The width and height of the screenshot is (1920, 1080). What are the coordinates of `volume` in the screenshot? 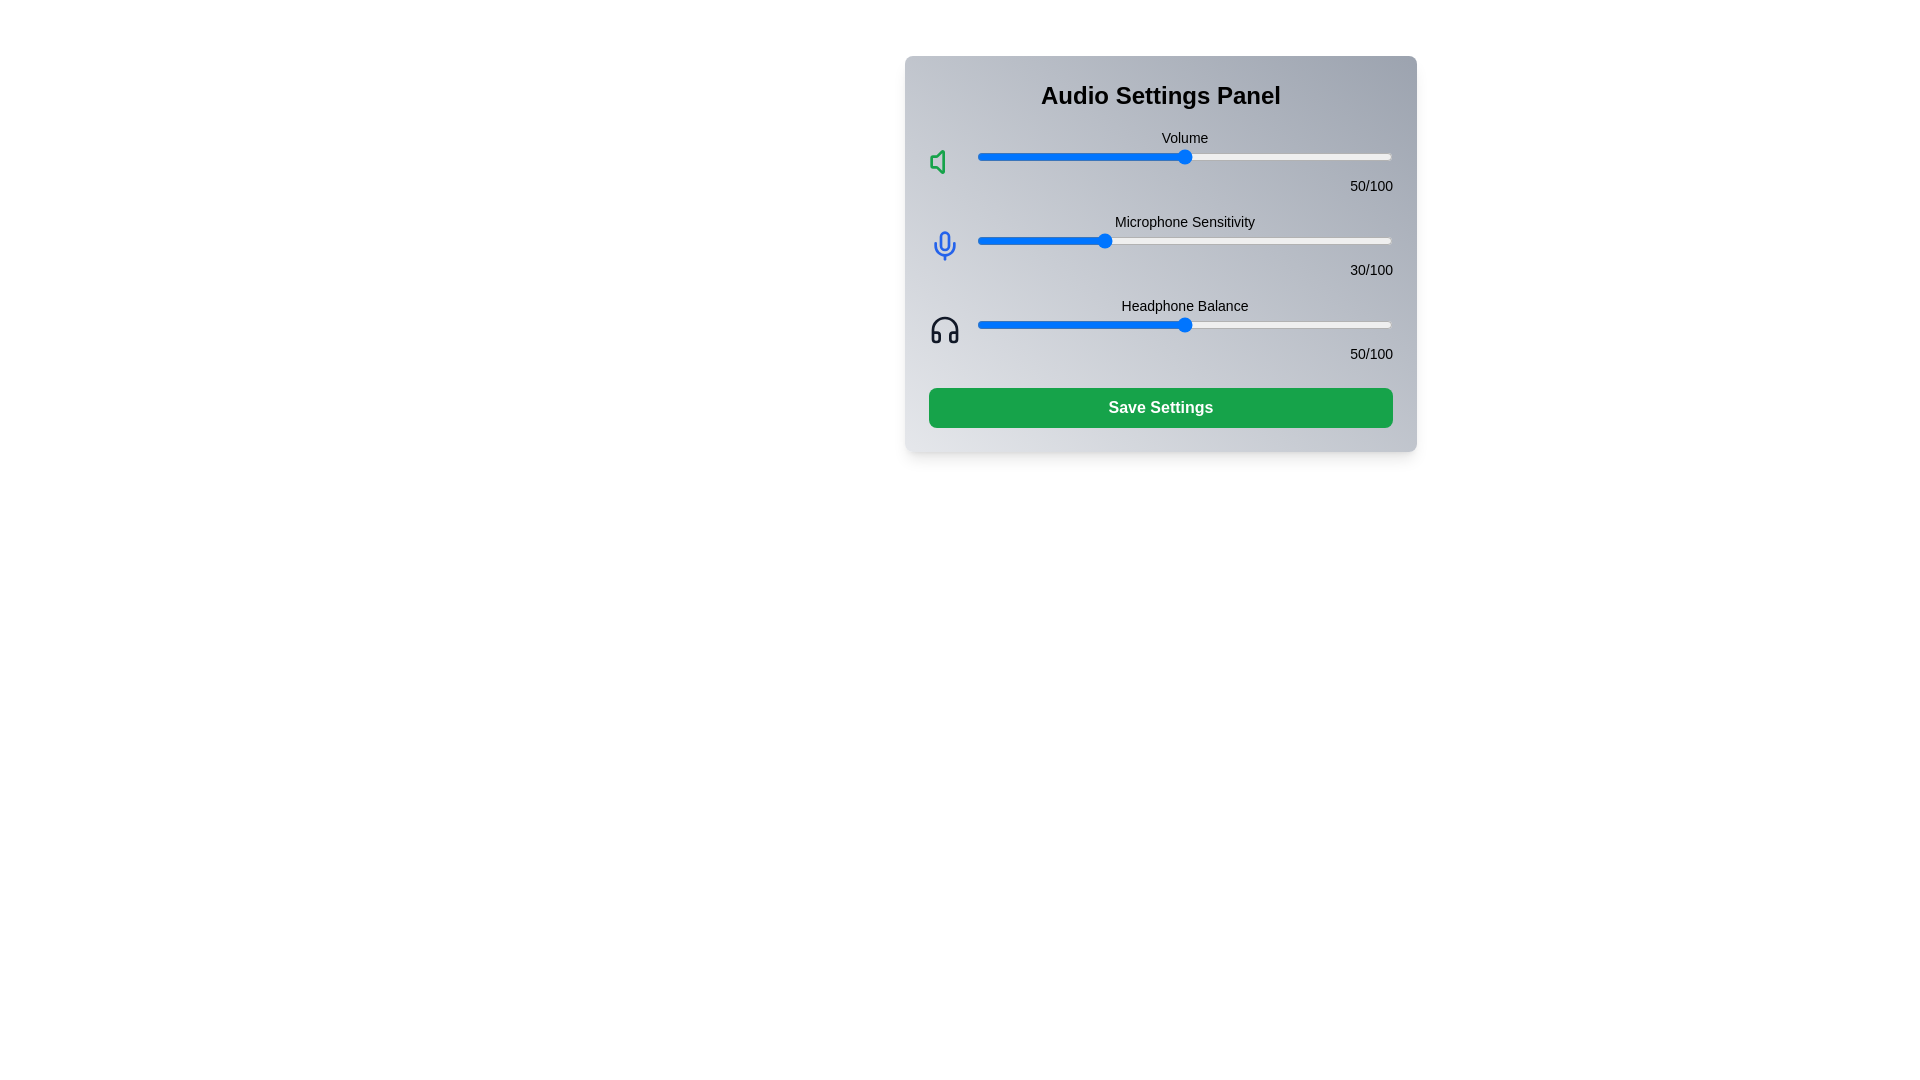 It's located at (1059, 156).